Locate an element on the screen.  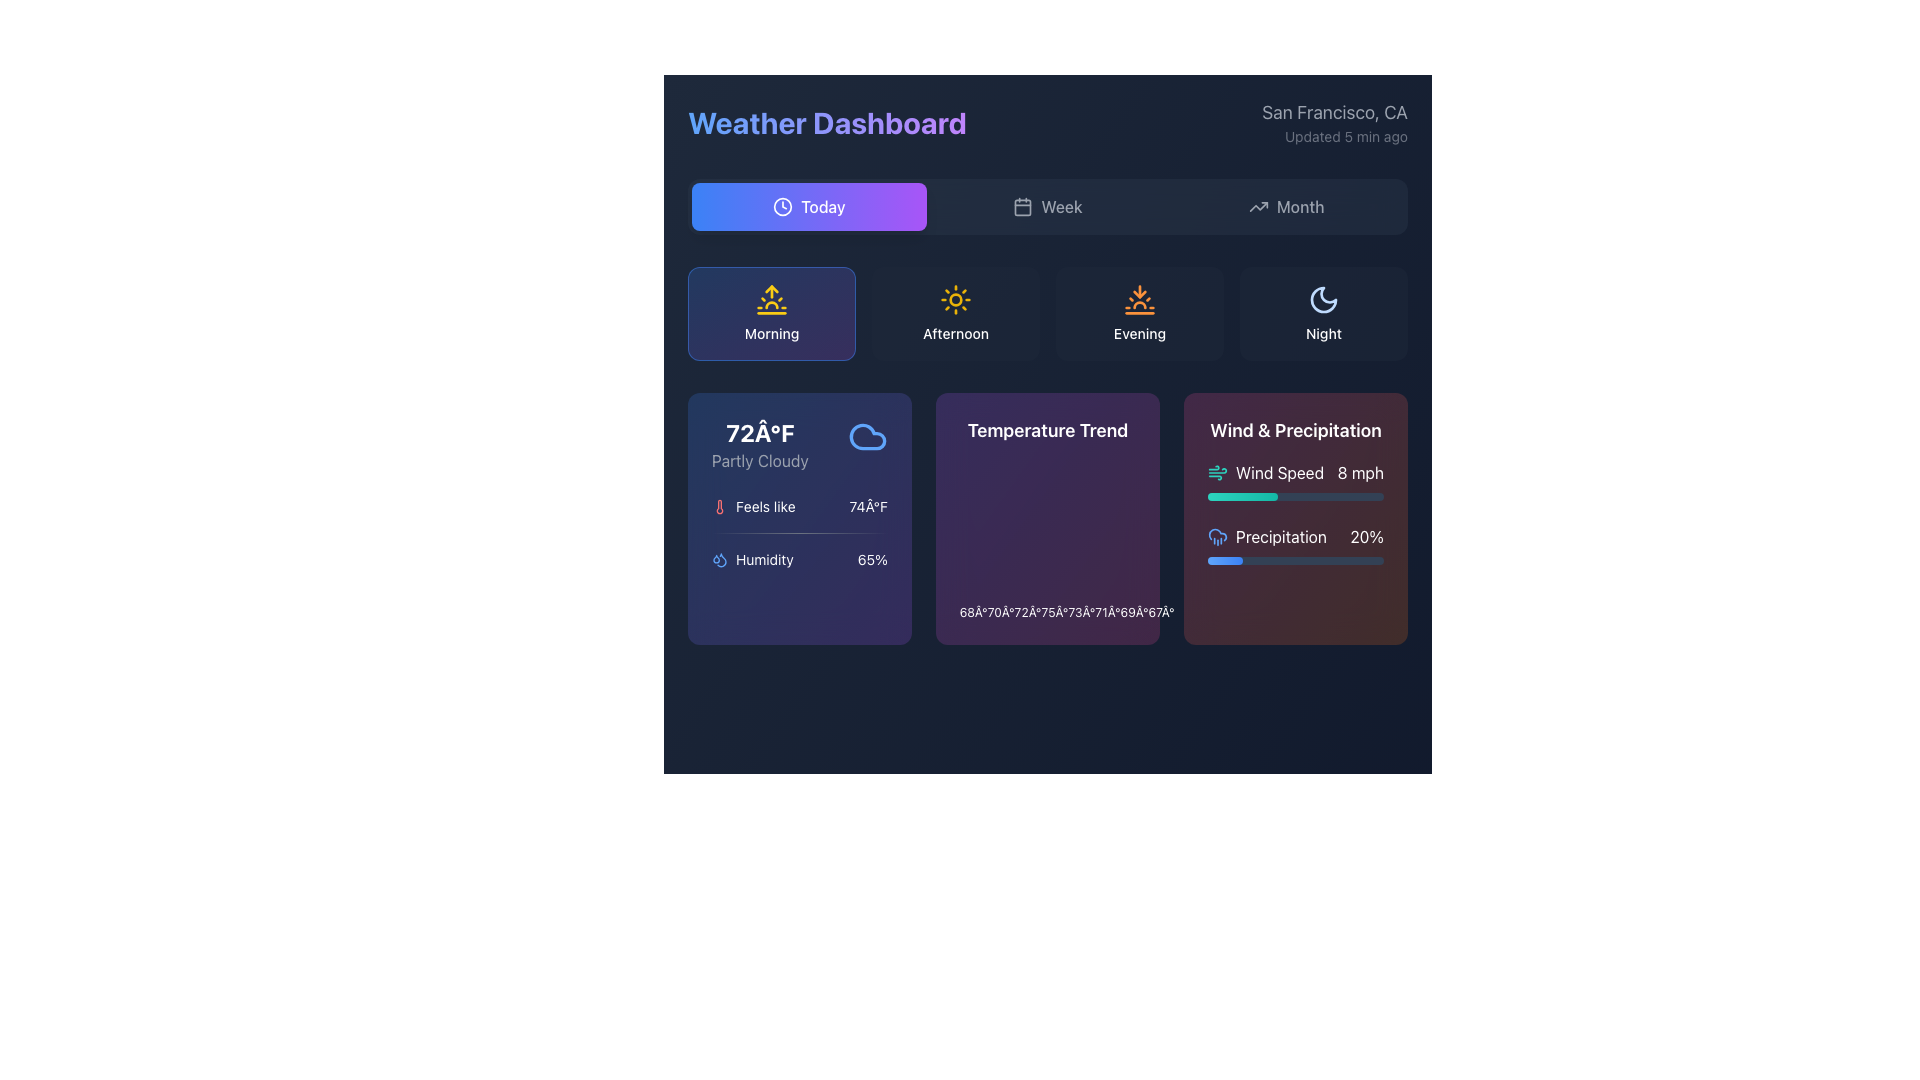
the Informational card displaying weather information related to wind speed and precipitation, located at the bottom-right corner of the layout is located at coordinates (1296, 518).